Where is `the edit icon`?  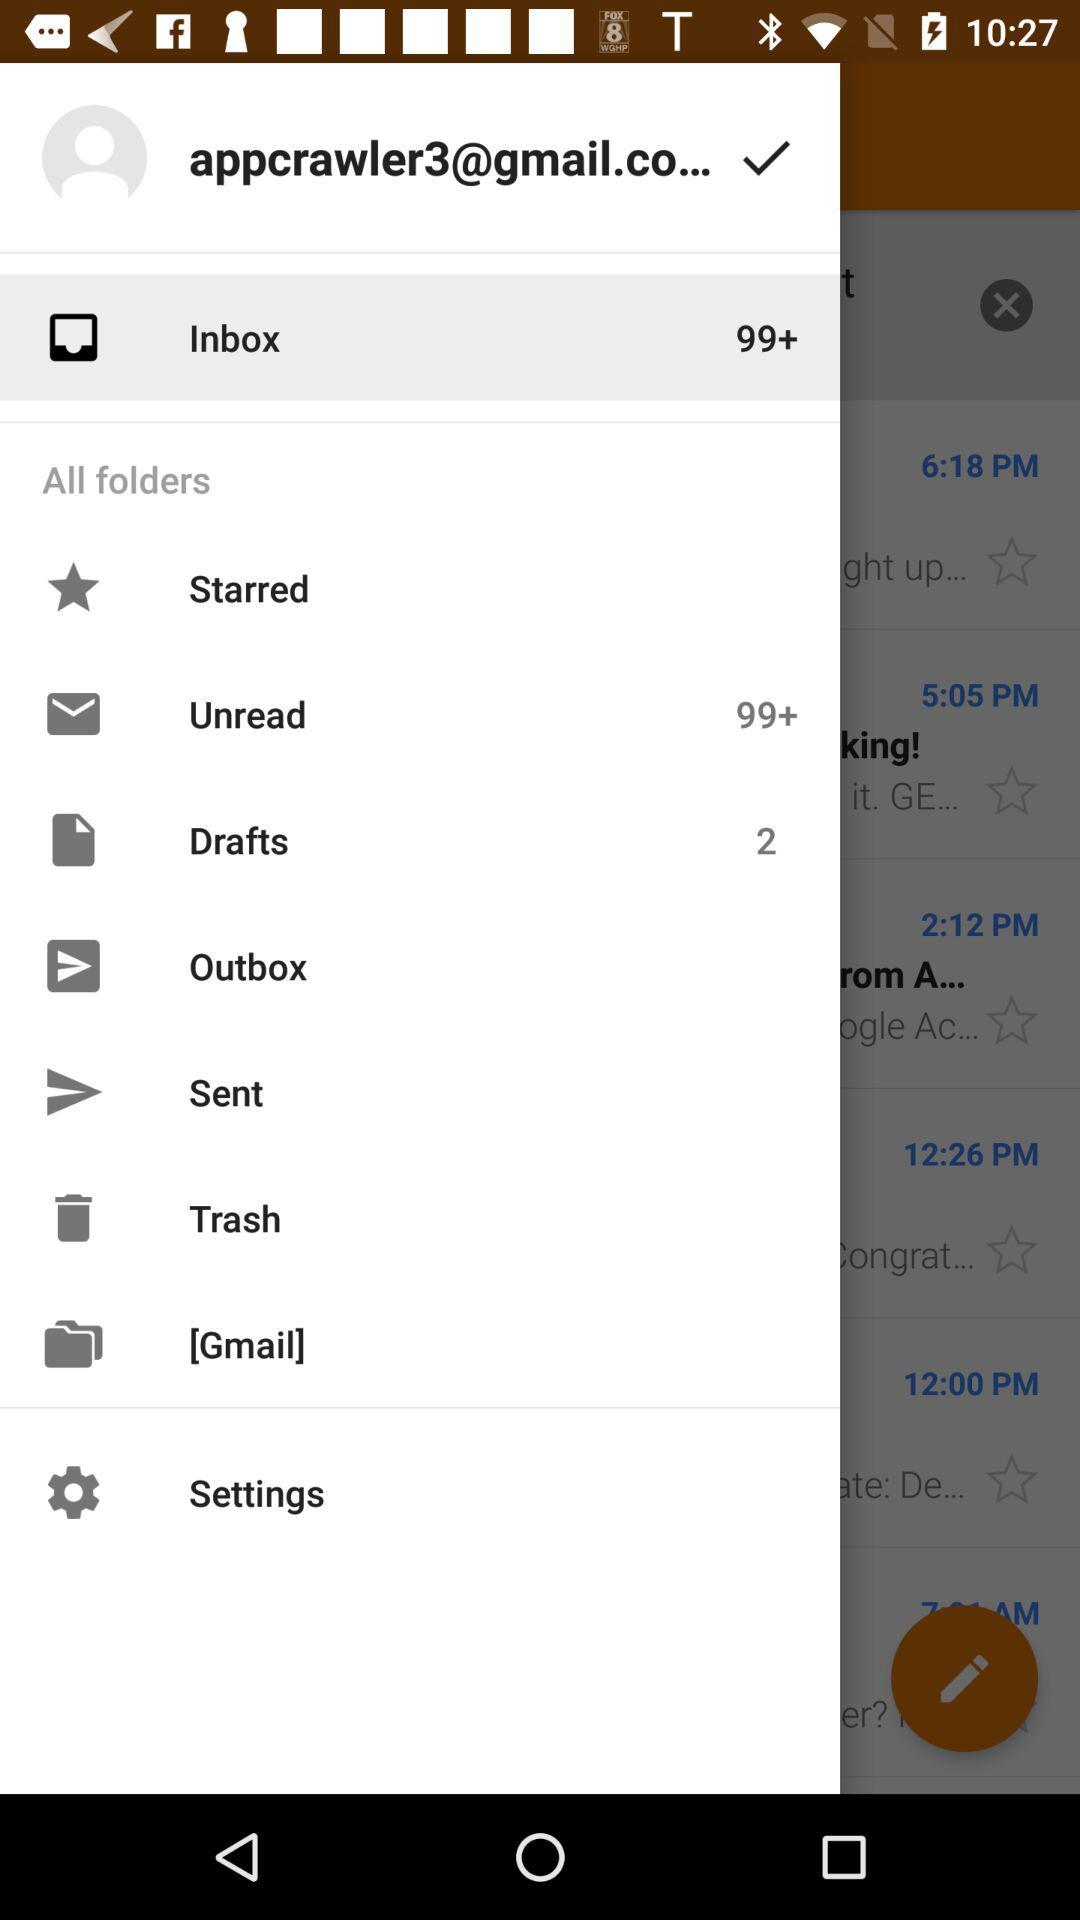 the edit icon is located at coordinates (963, 1678).